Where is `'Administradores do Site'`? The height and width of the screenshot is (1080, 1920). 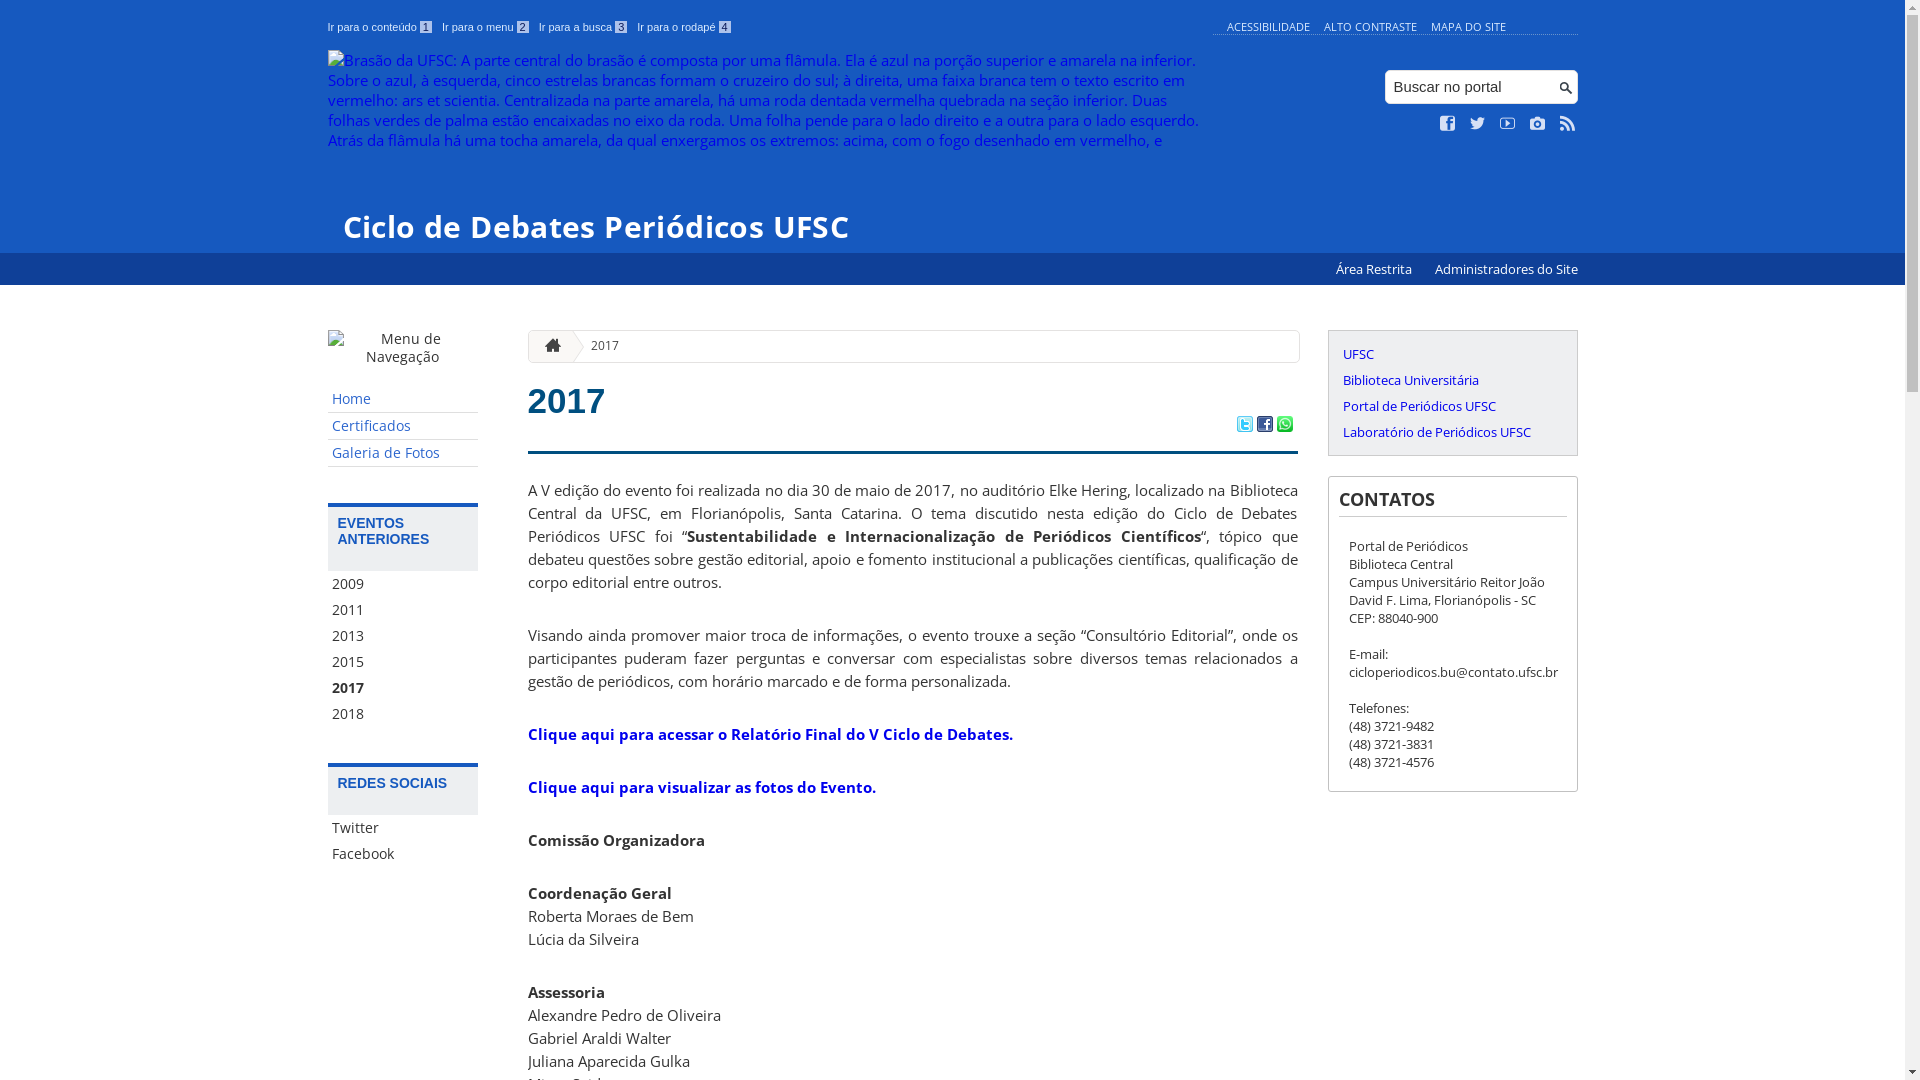
'Administradores do Site' is located at coordinates (1505, 268).